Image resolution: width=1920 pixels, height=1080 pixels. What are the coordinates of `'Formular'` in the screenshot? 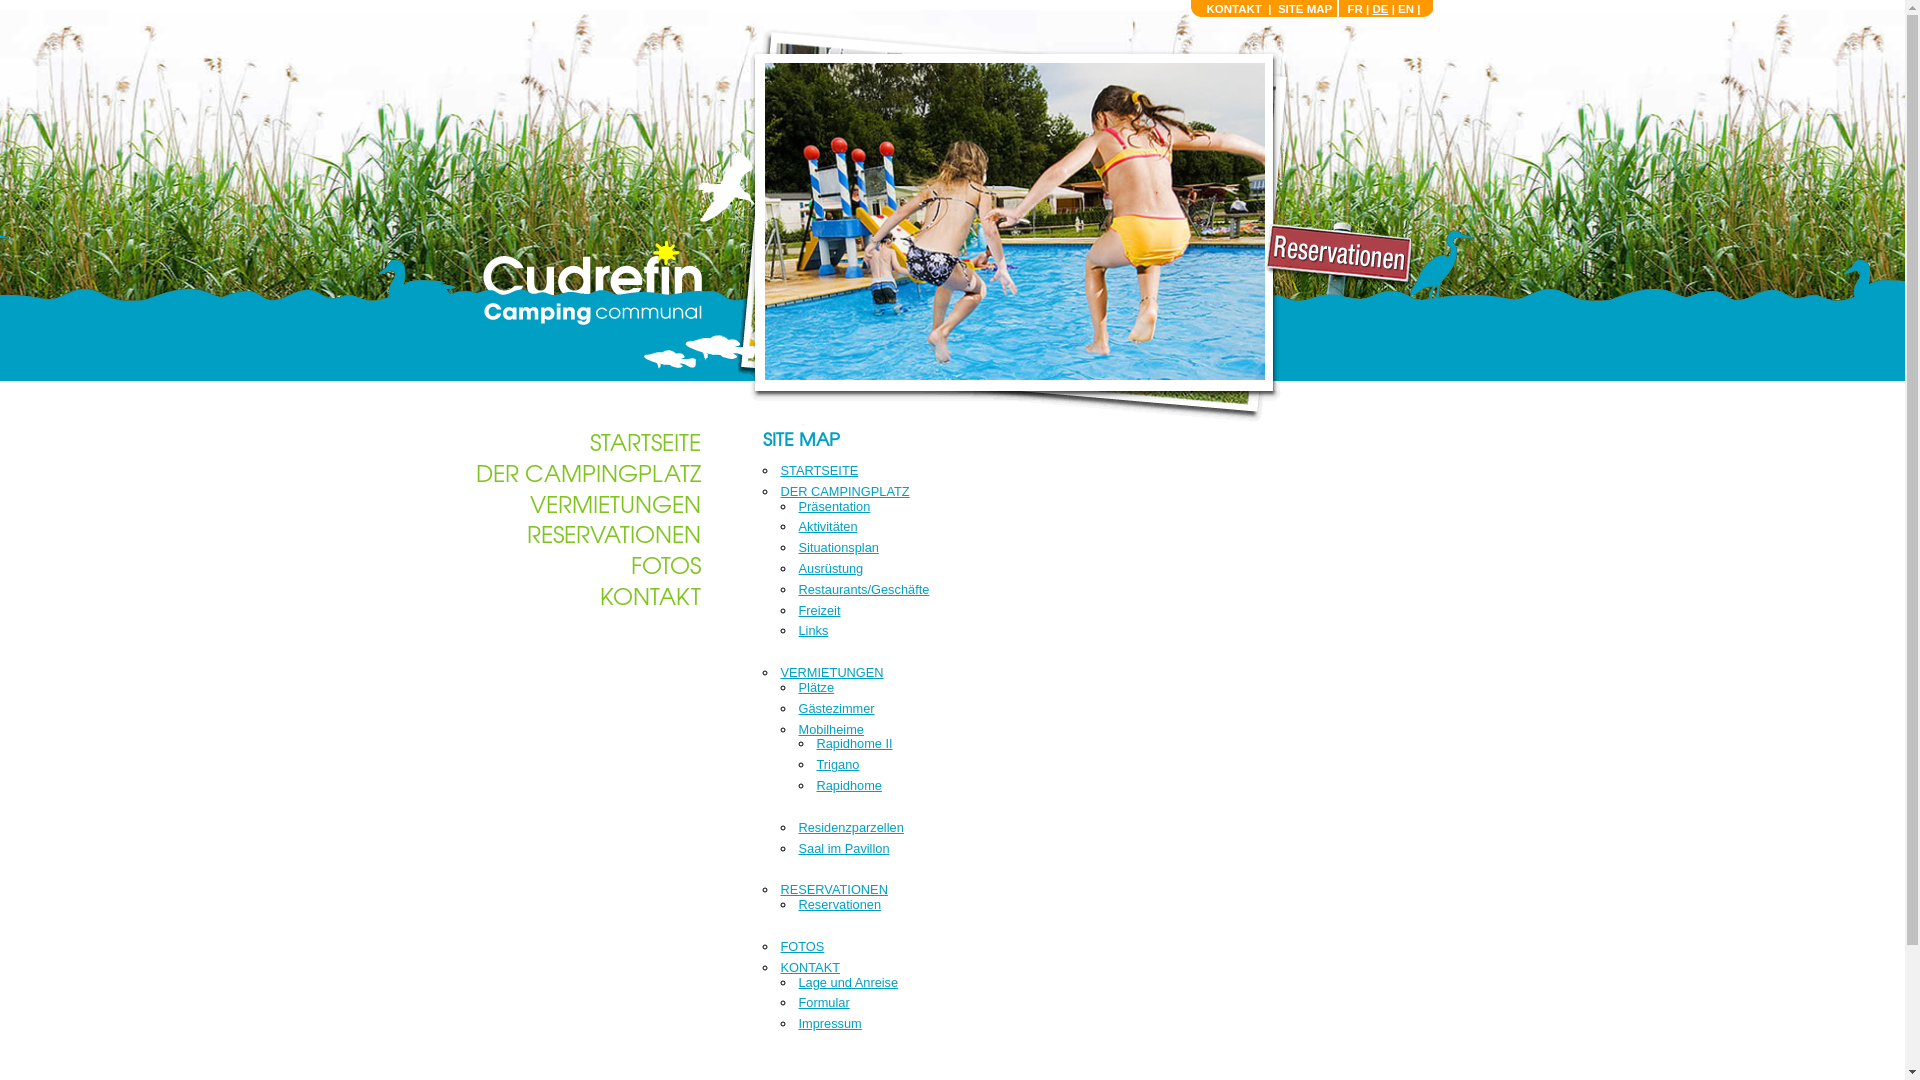 It's located at (823, 1002).